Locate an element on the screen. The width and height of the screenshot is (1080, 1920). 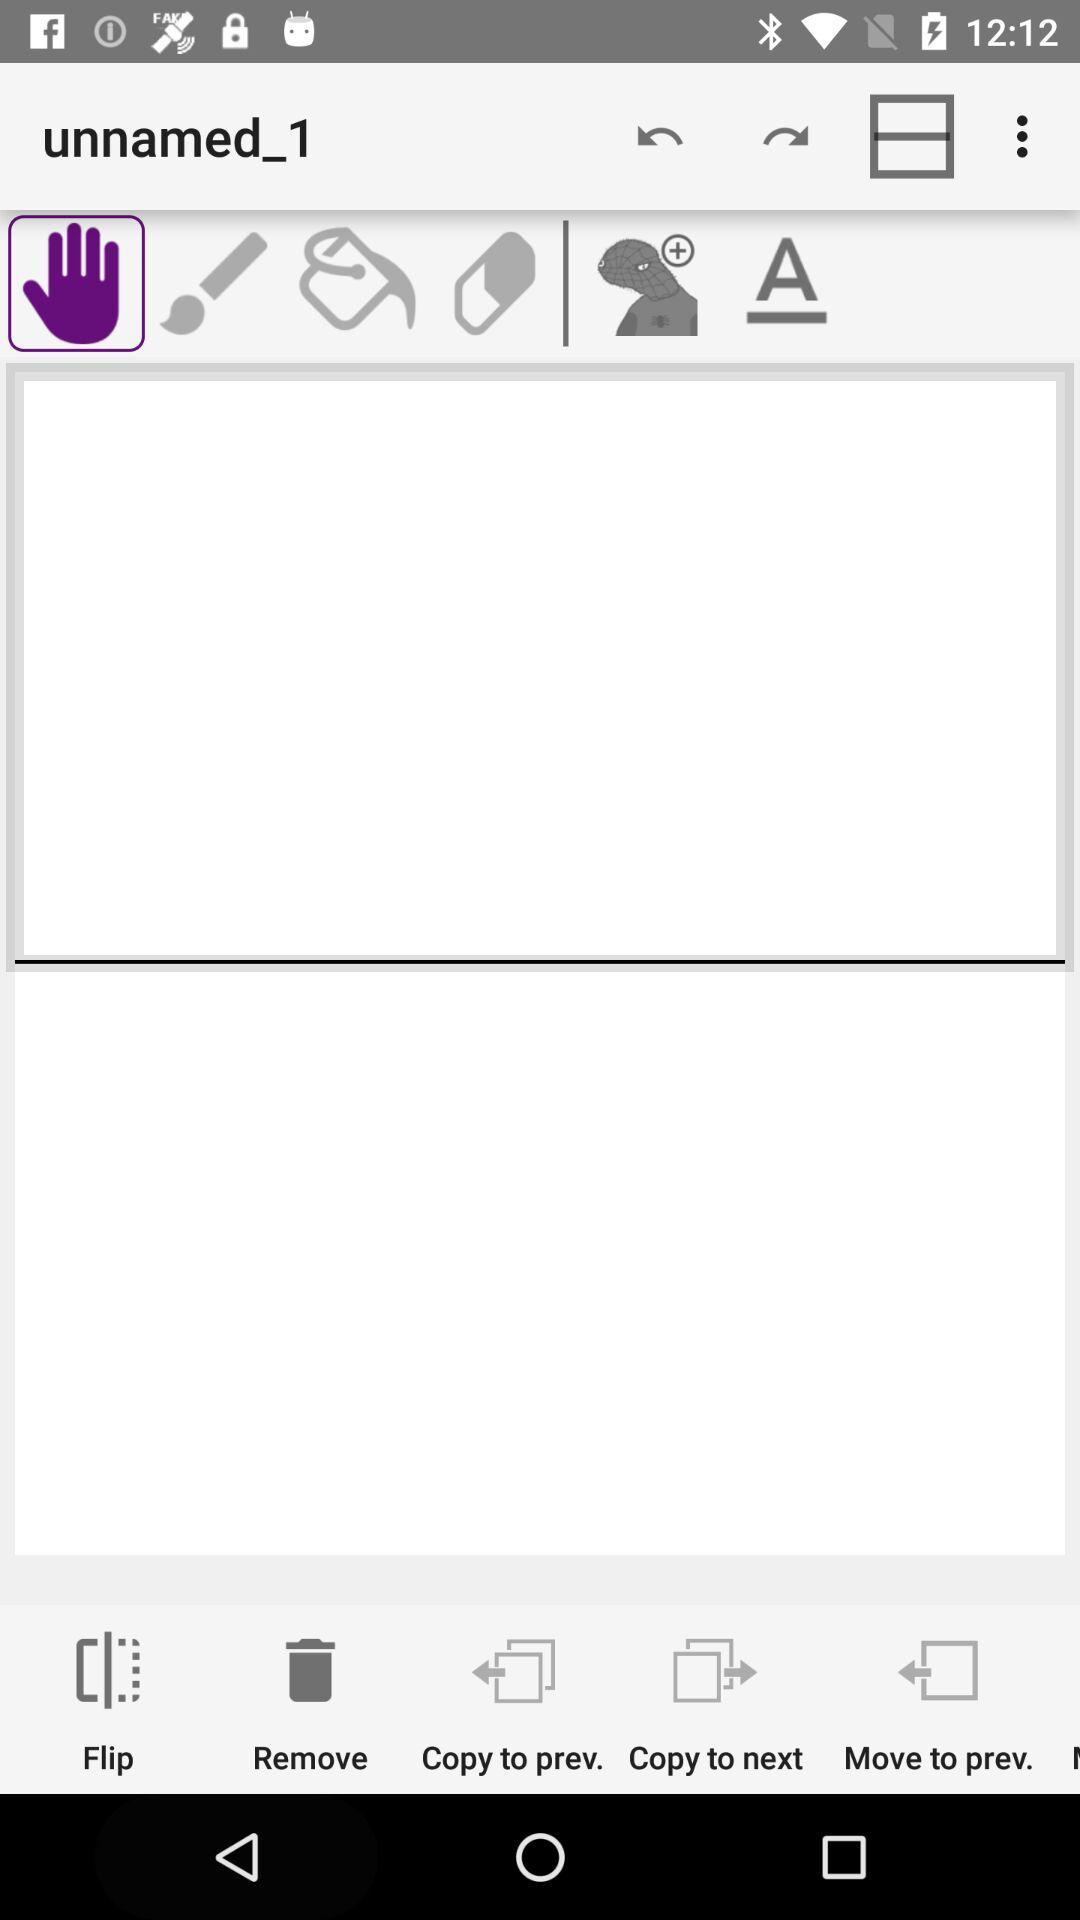
the item below unnamed_1 icon is located at coordinates (216, 282).